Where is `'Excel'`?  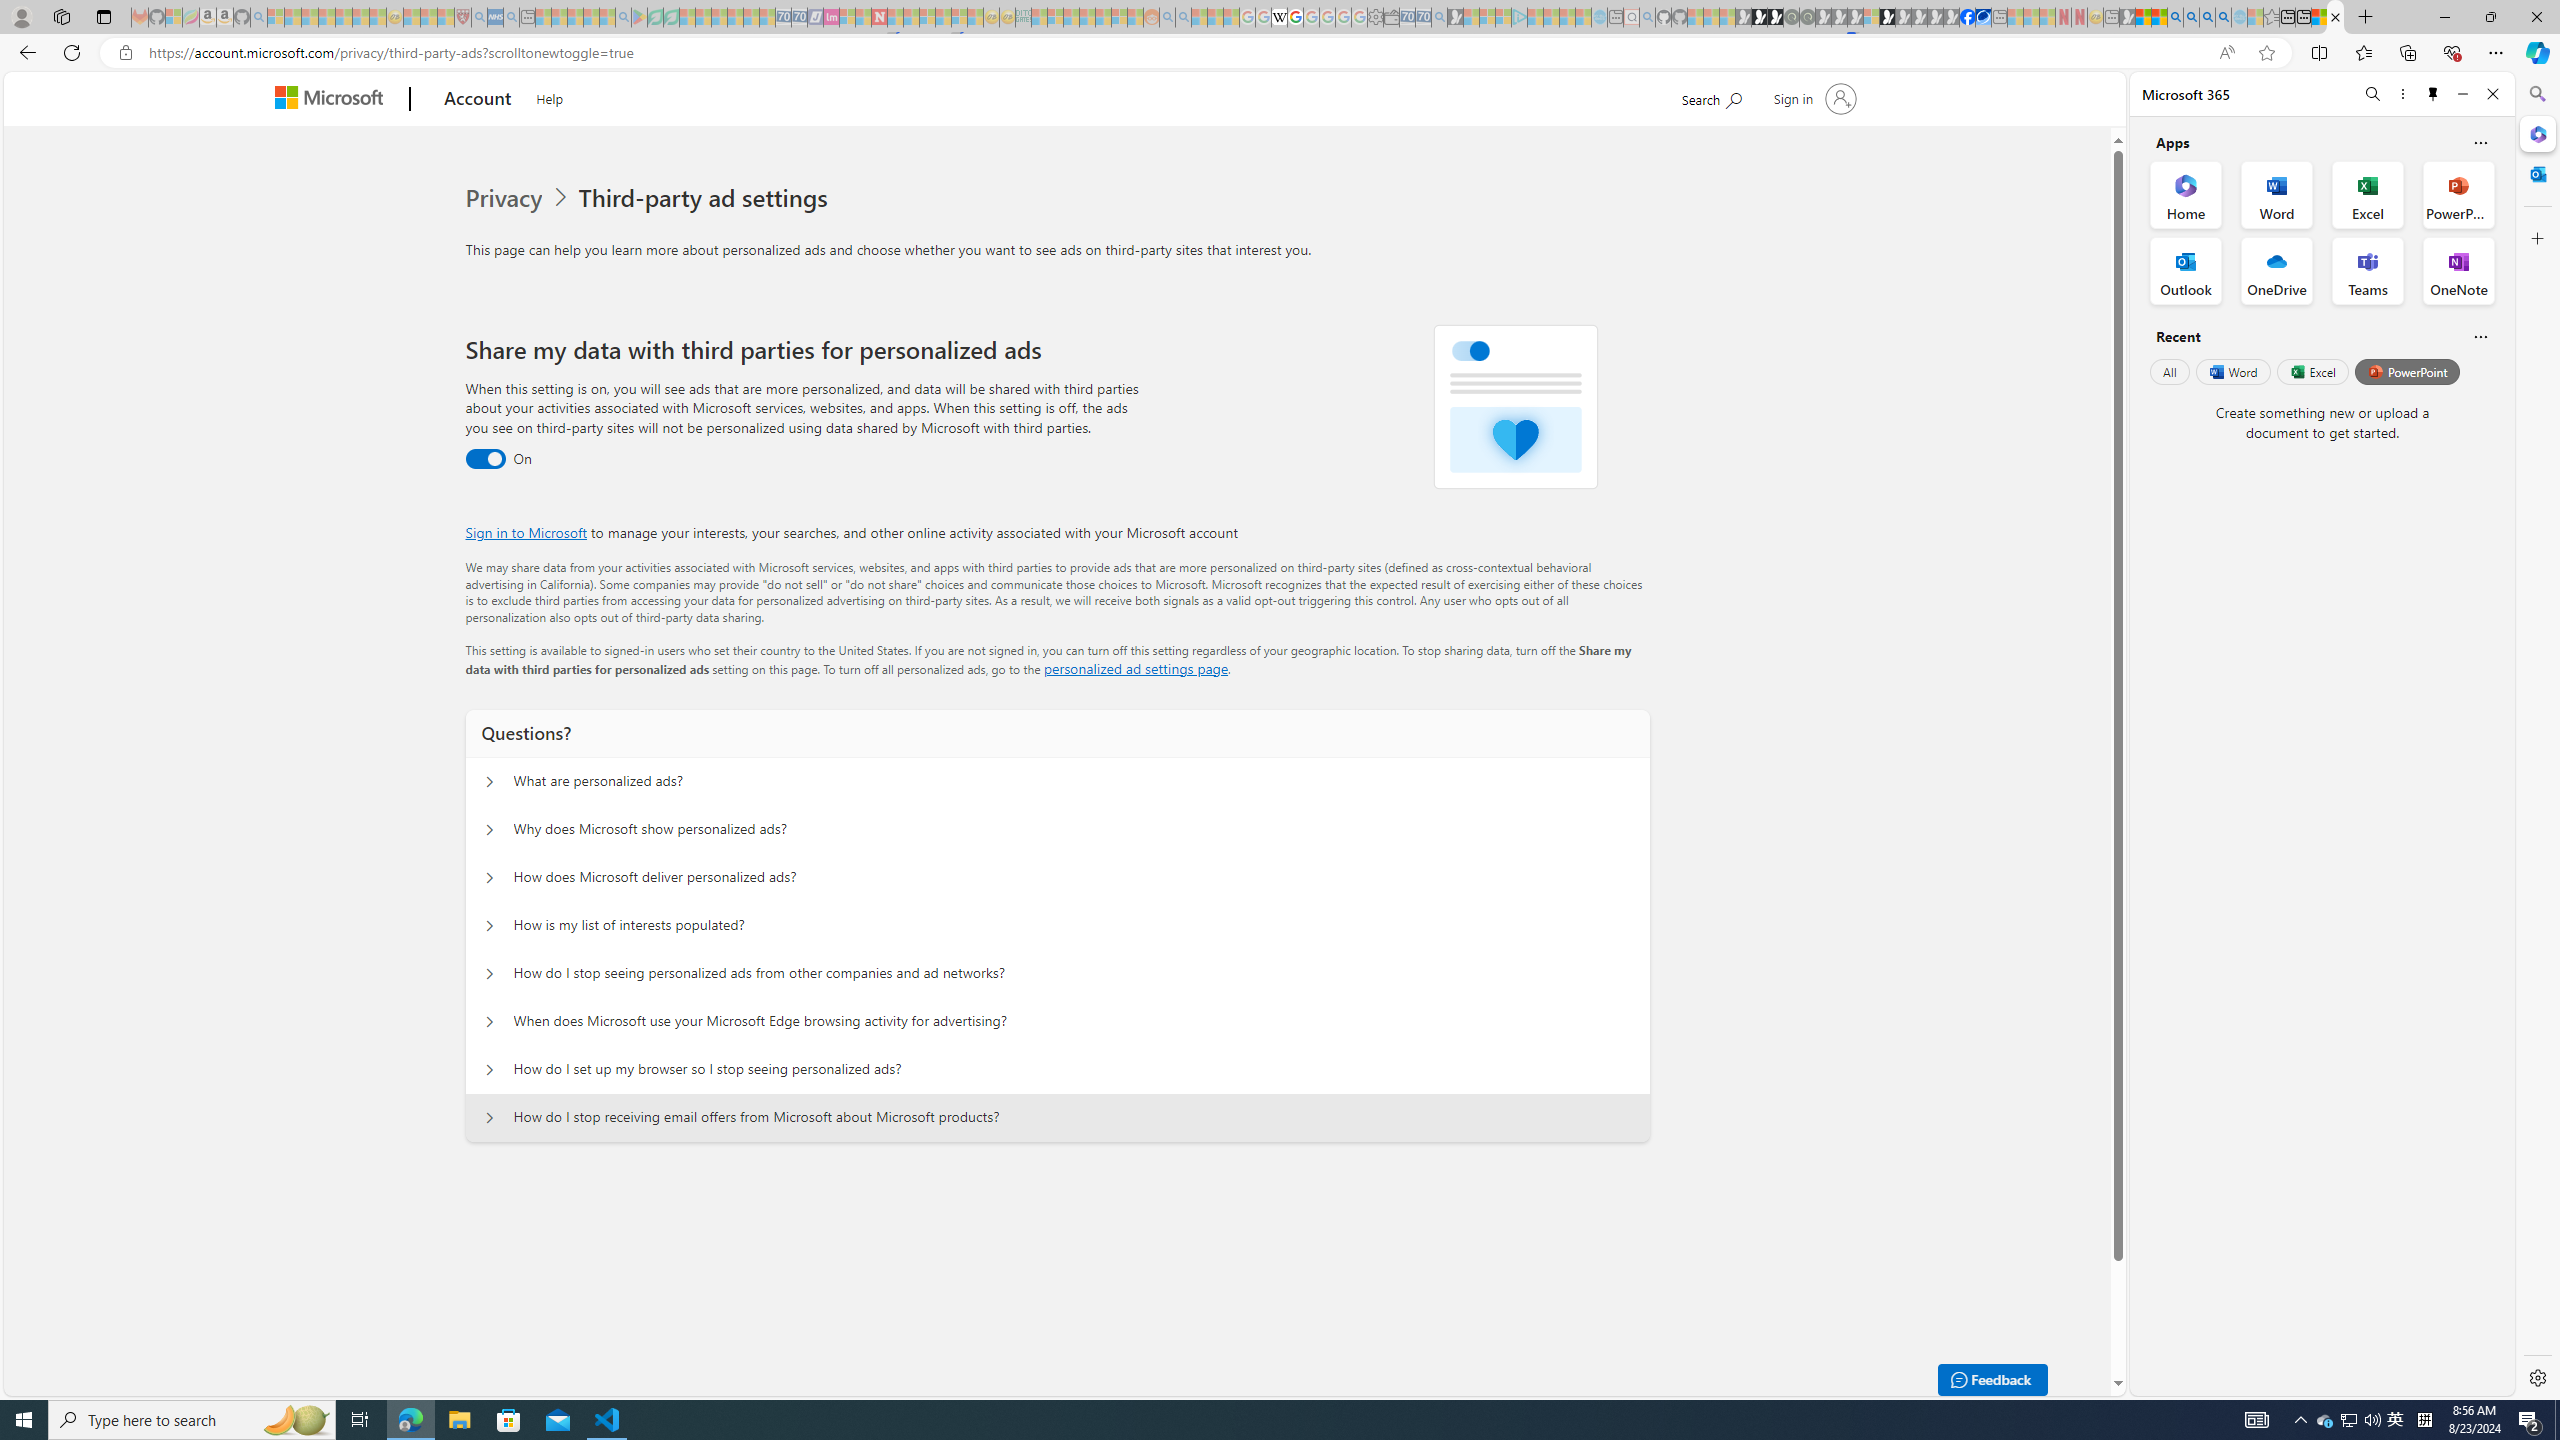 'Excel' is located at coordinates (2311, 371).